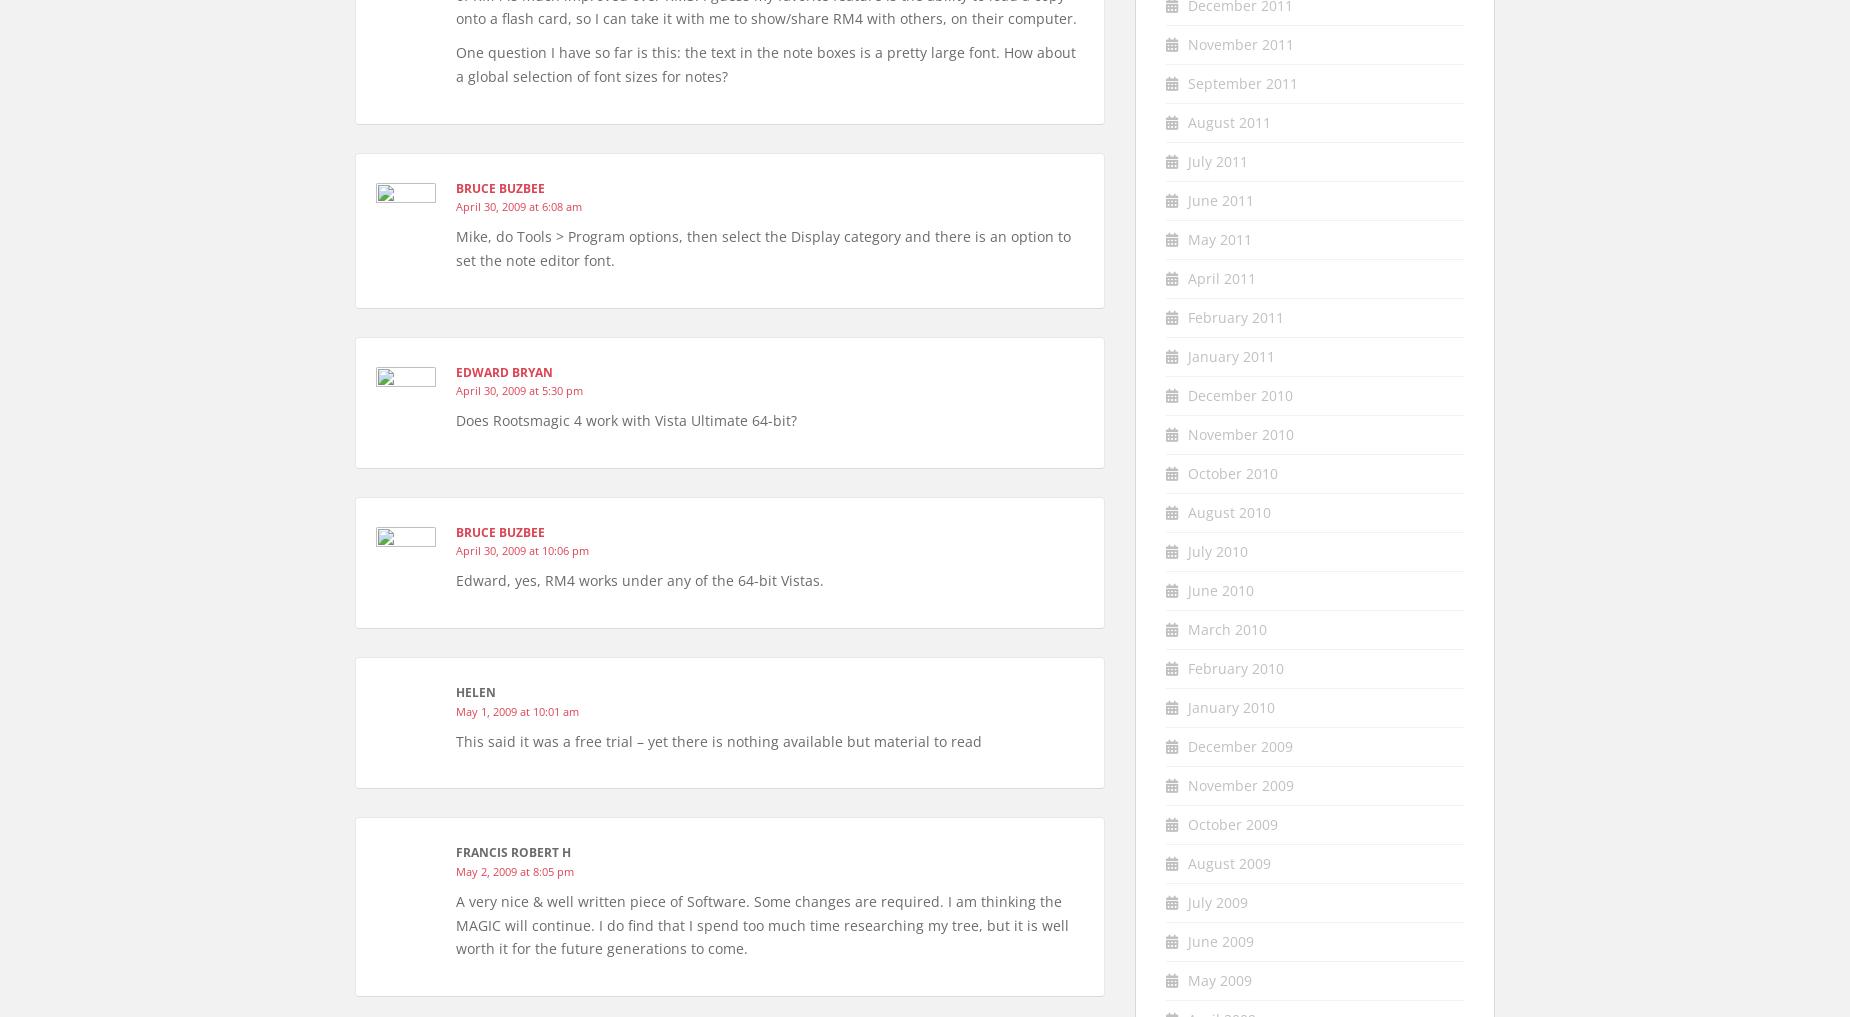 Image resolution: width=1850 pixels, height=1017 pixels. I want to click on 'Edward, yes, RM4 works under any of the 64-bit Vistas.', so click(455, 579).